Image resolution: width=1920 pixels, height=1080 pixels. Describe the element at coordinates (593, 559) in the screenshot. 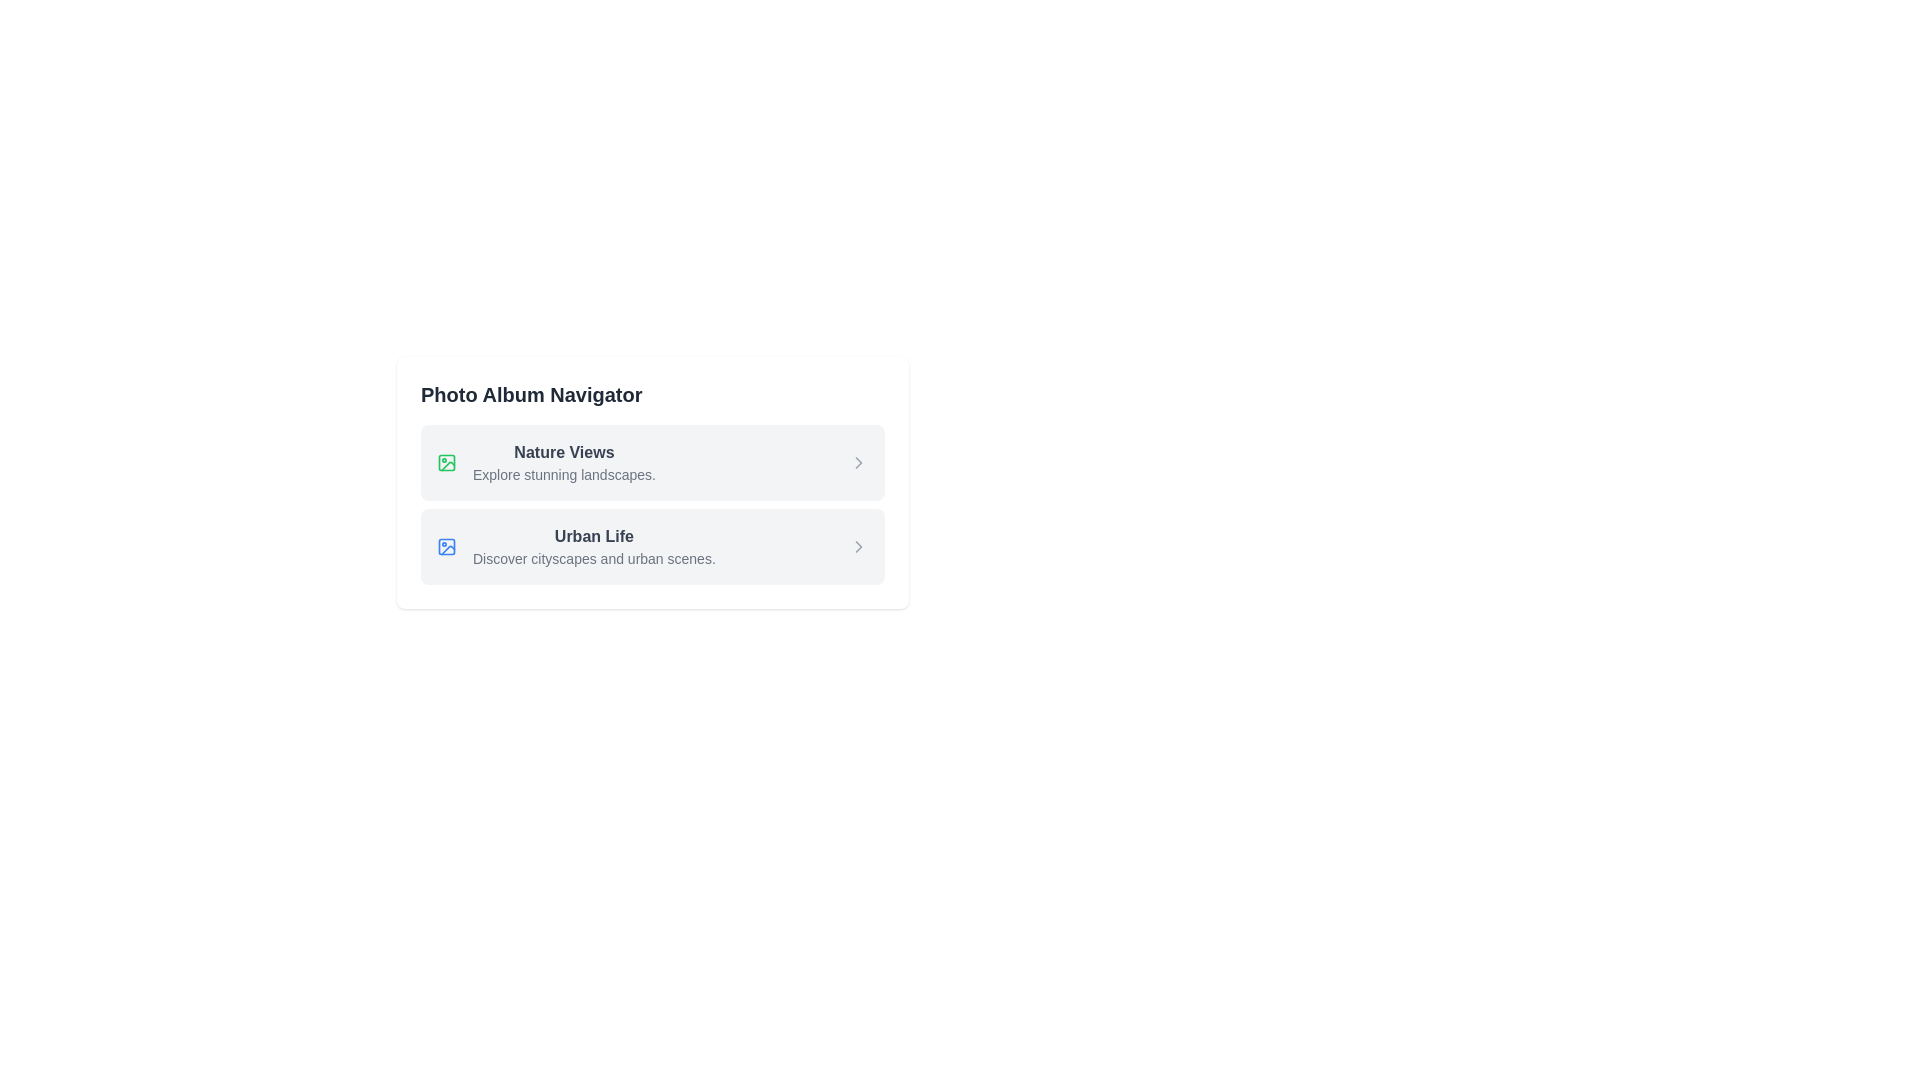

I see `text element labeled 'Discover cityscapes and urban scenes.' located below the title 'Urban Life' in the 'Photo Album Navigator' section` at that location.